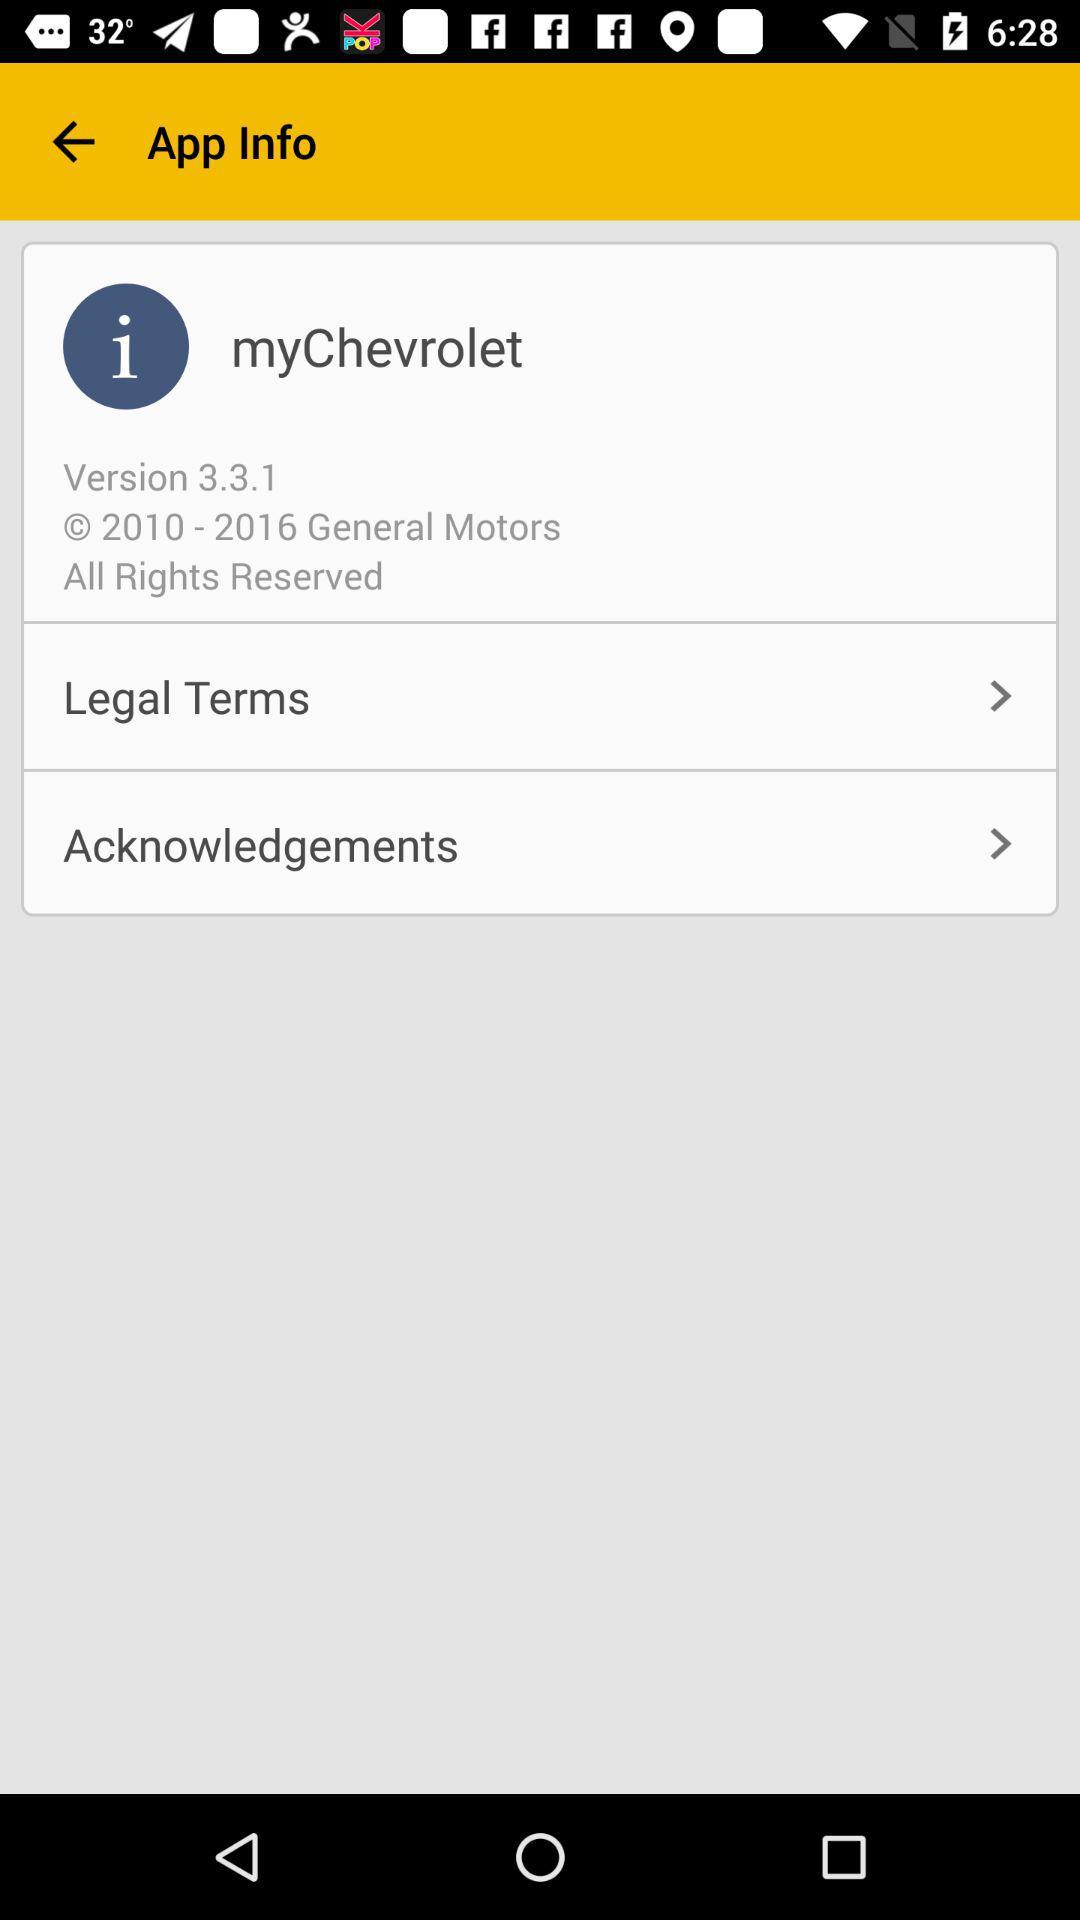  I want to click on the arrow_backward icon, so click(72, 140).